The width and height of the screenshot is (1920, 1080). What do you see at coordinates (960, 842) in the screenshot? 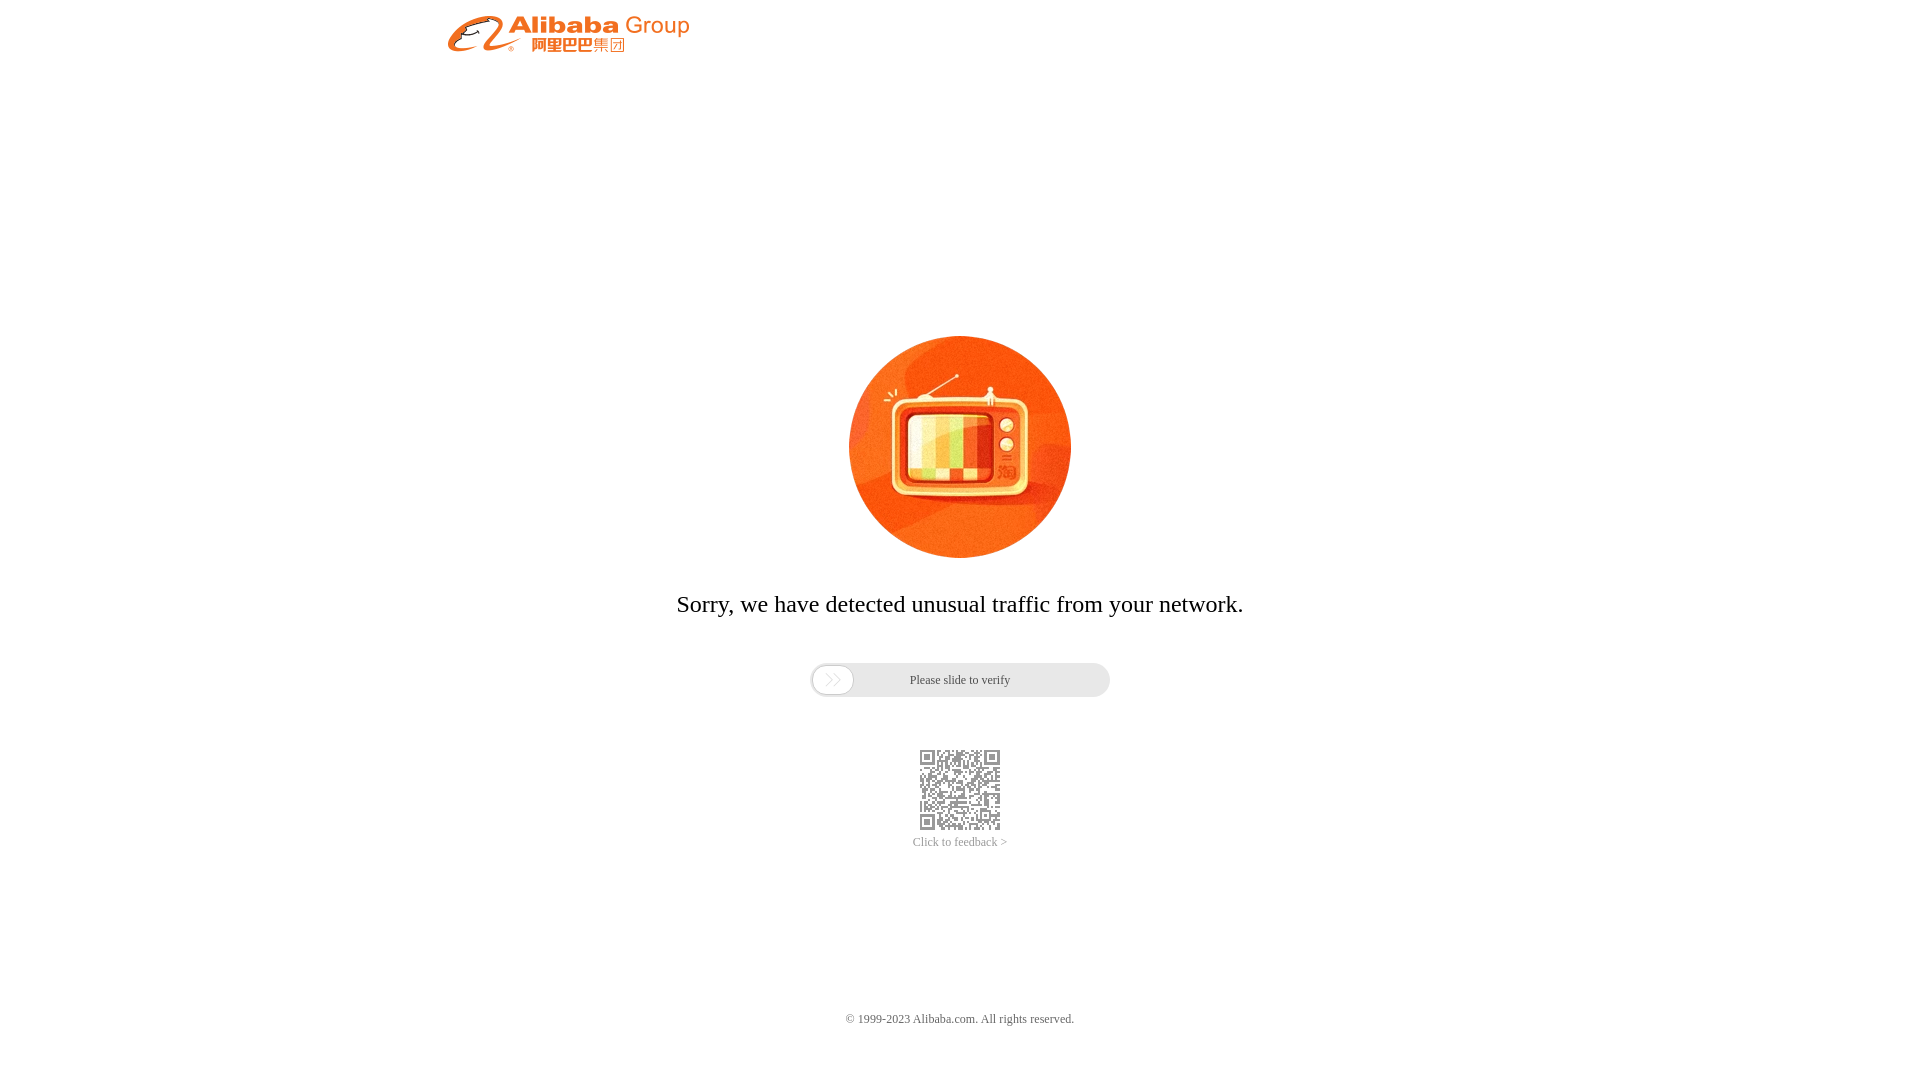
I see `'Click to feedback >'` at bounding box center [960, 842].